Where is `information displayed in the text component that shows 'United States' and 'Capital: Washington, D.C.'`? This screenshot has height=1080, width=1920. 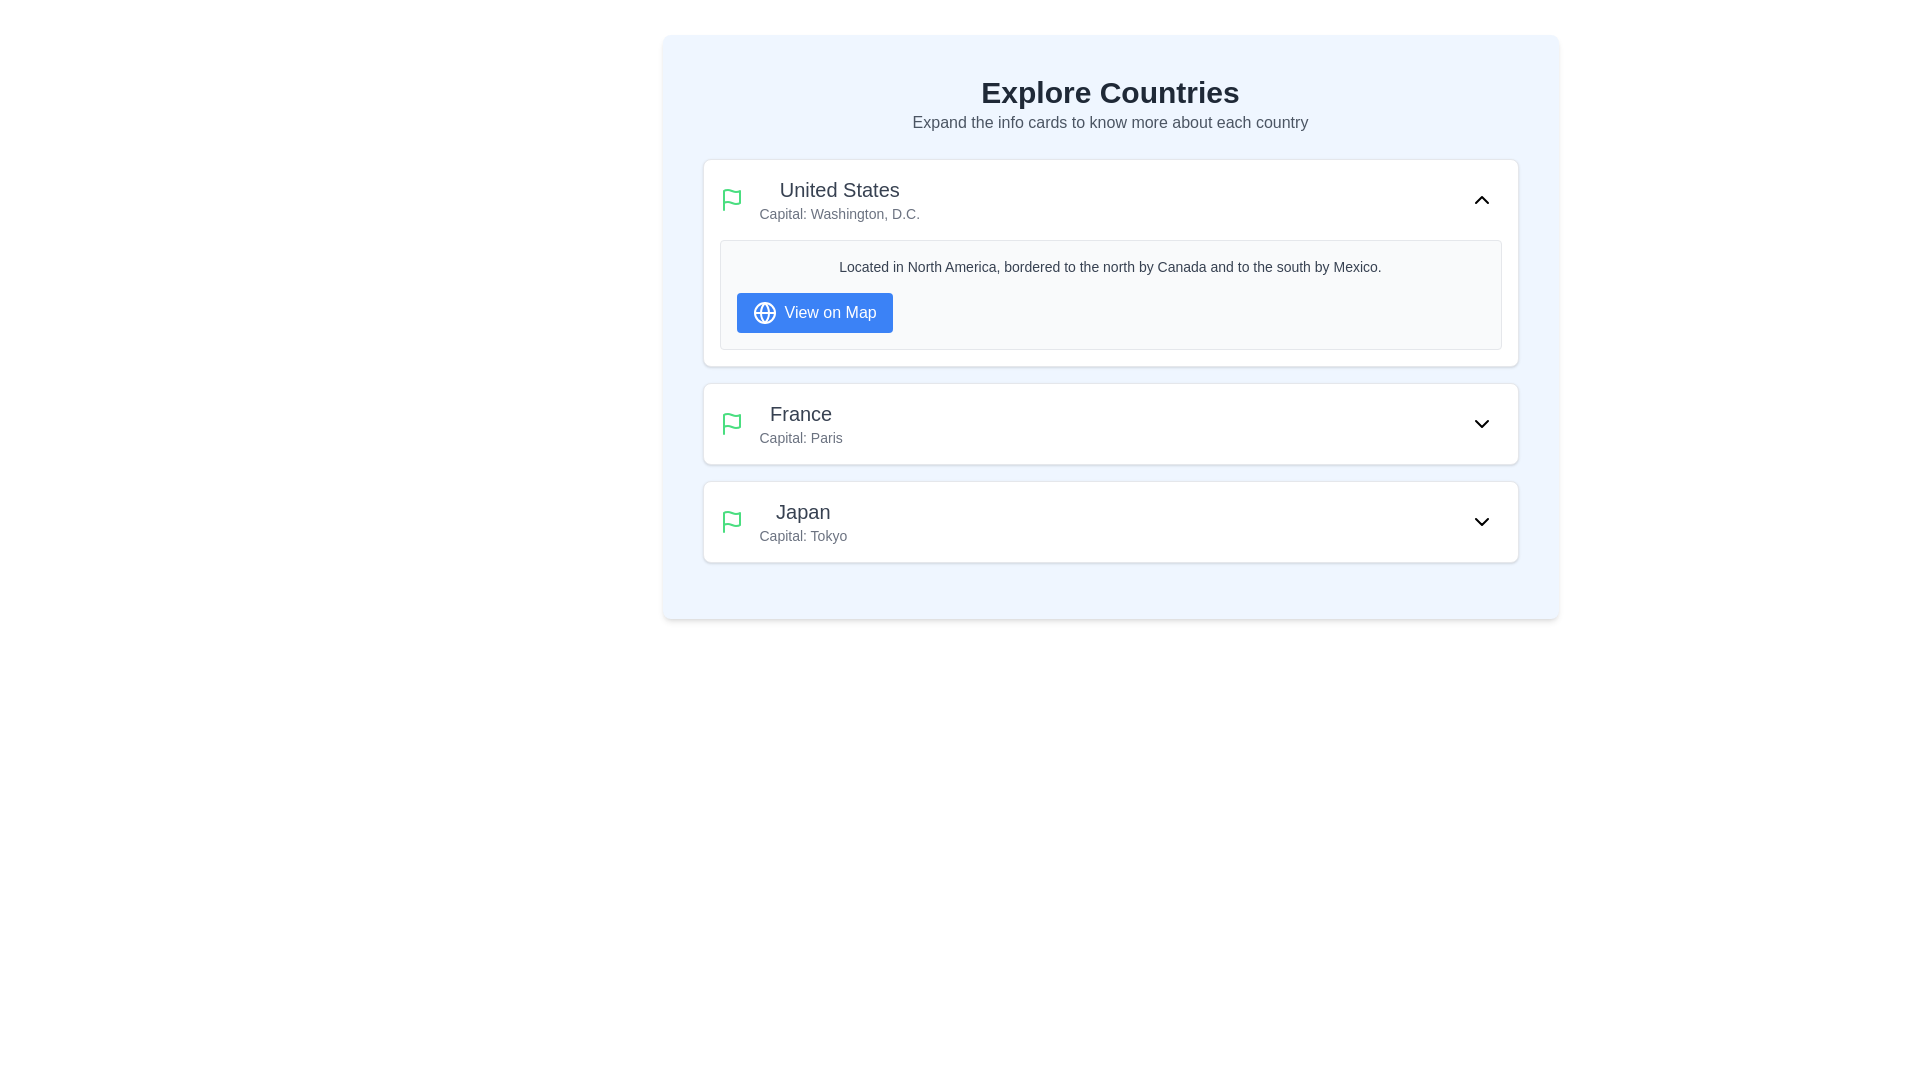
information displayed in the text component that shows 'United States' and 'Capital: Washington, D.C.' is located at coordinates (839, 200).